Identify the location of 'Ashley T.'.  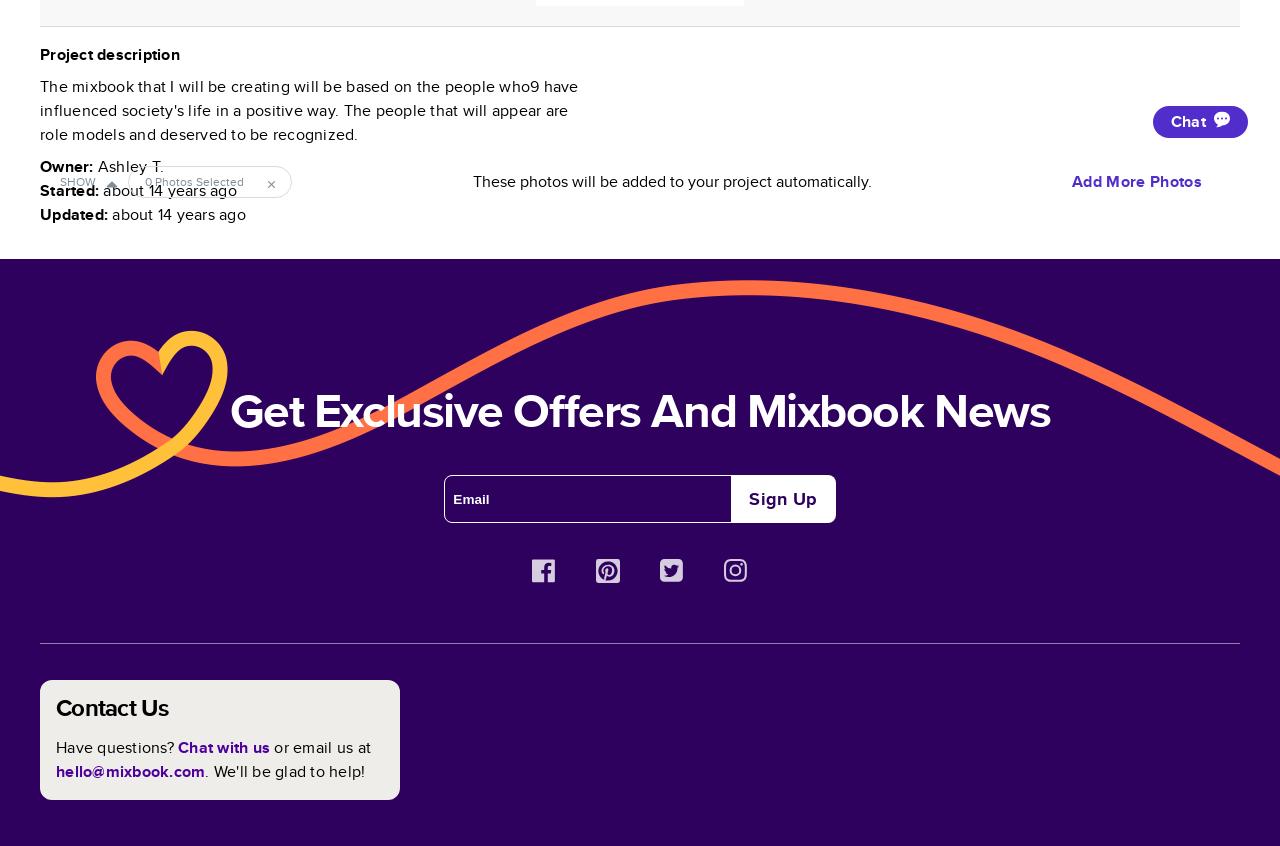
(129, 165).